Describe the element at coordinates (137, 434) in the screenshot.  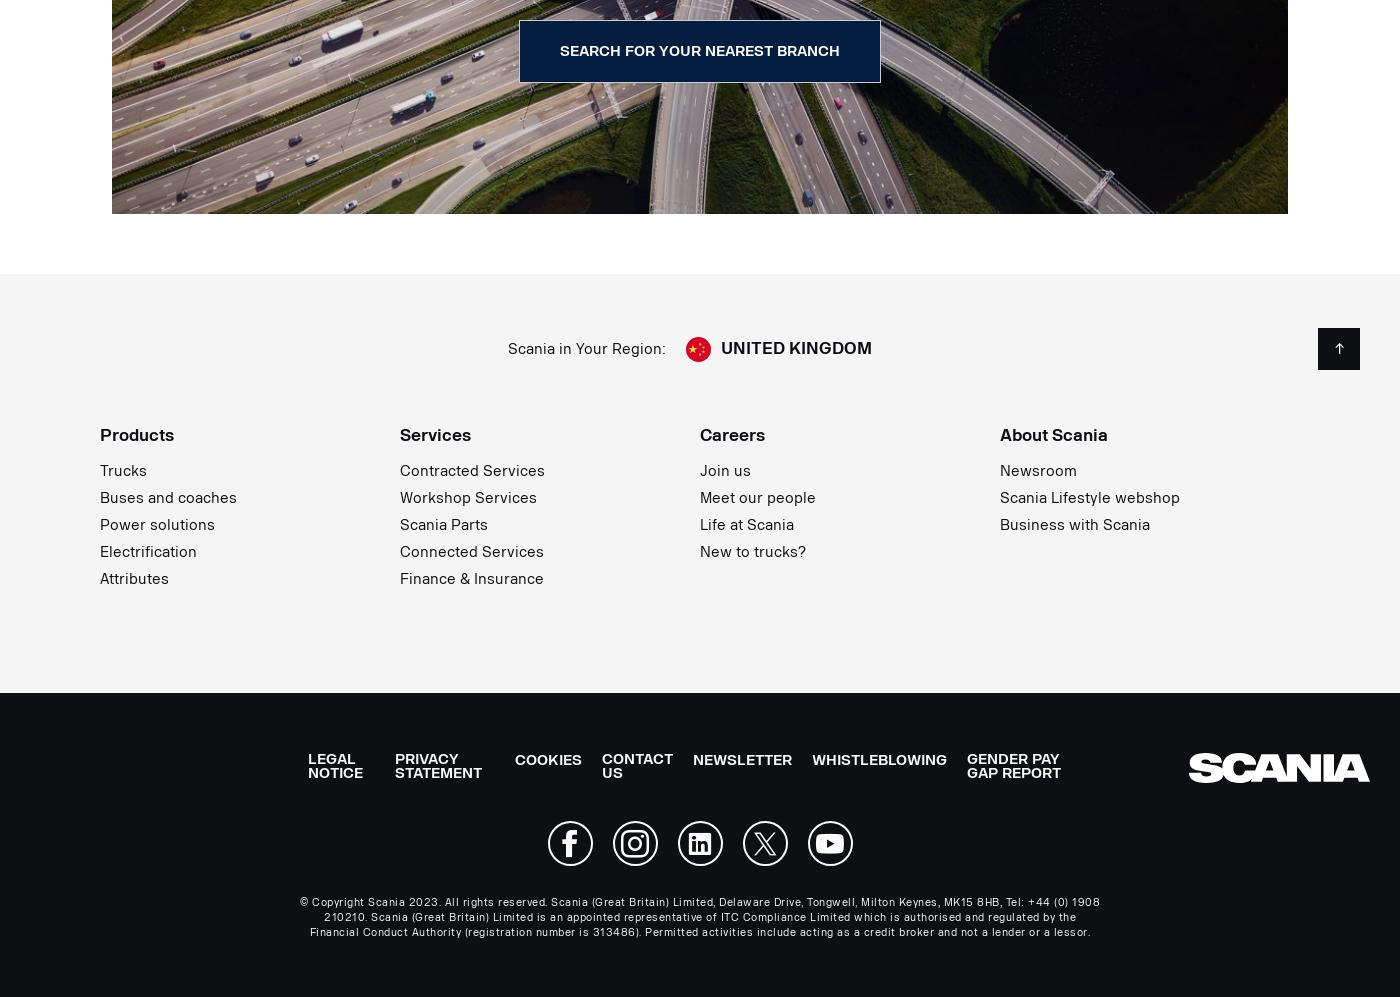
I see `'Products'` at that location.